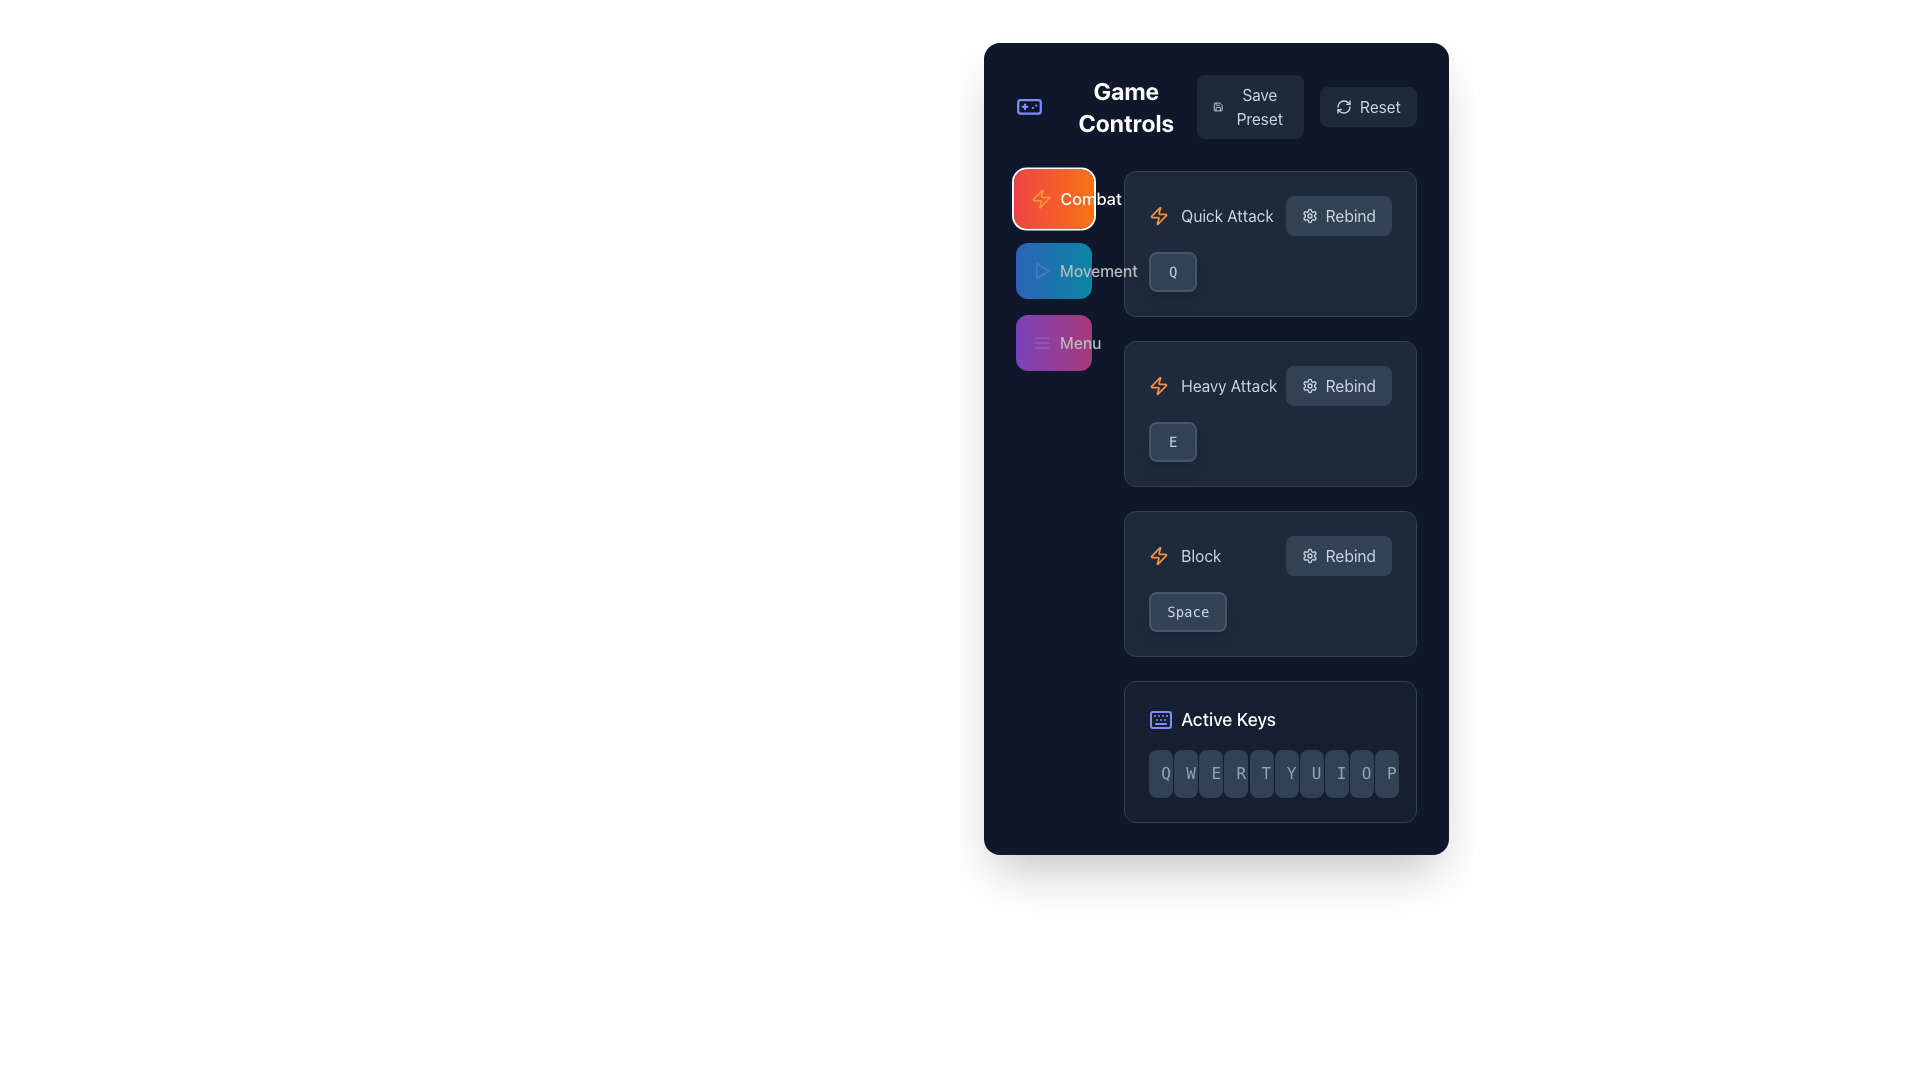  Describe the element at coordinates (1360, 773) in the screenshot. I see `the interactive button for the letter 'O', which is the ninth button in the row of ten labeled 'QWERTYUIOP' located in the 'Active Keys' section` at that location.